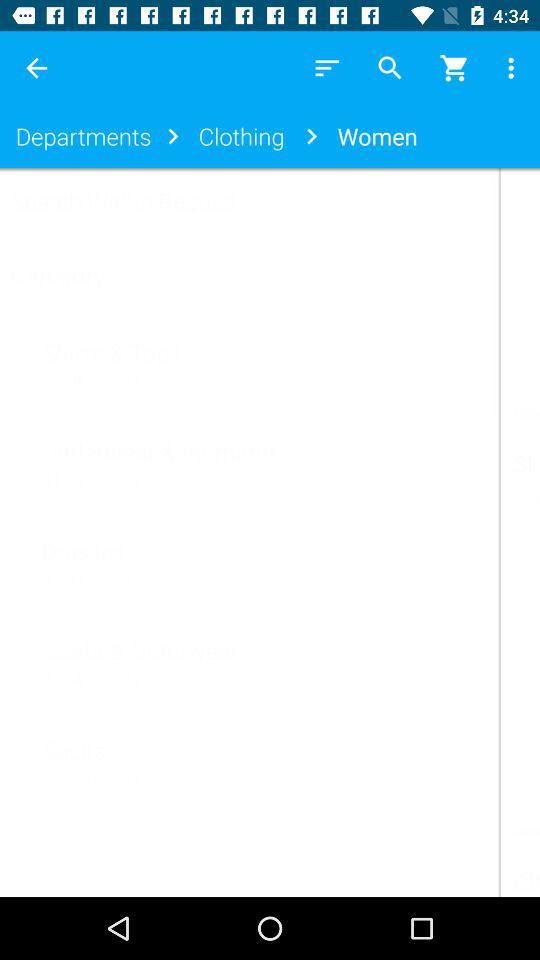 The width and height of the screenshot is (540, 960). I want to click on more options icon, so click(514, 68).